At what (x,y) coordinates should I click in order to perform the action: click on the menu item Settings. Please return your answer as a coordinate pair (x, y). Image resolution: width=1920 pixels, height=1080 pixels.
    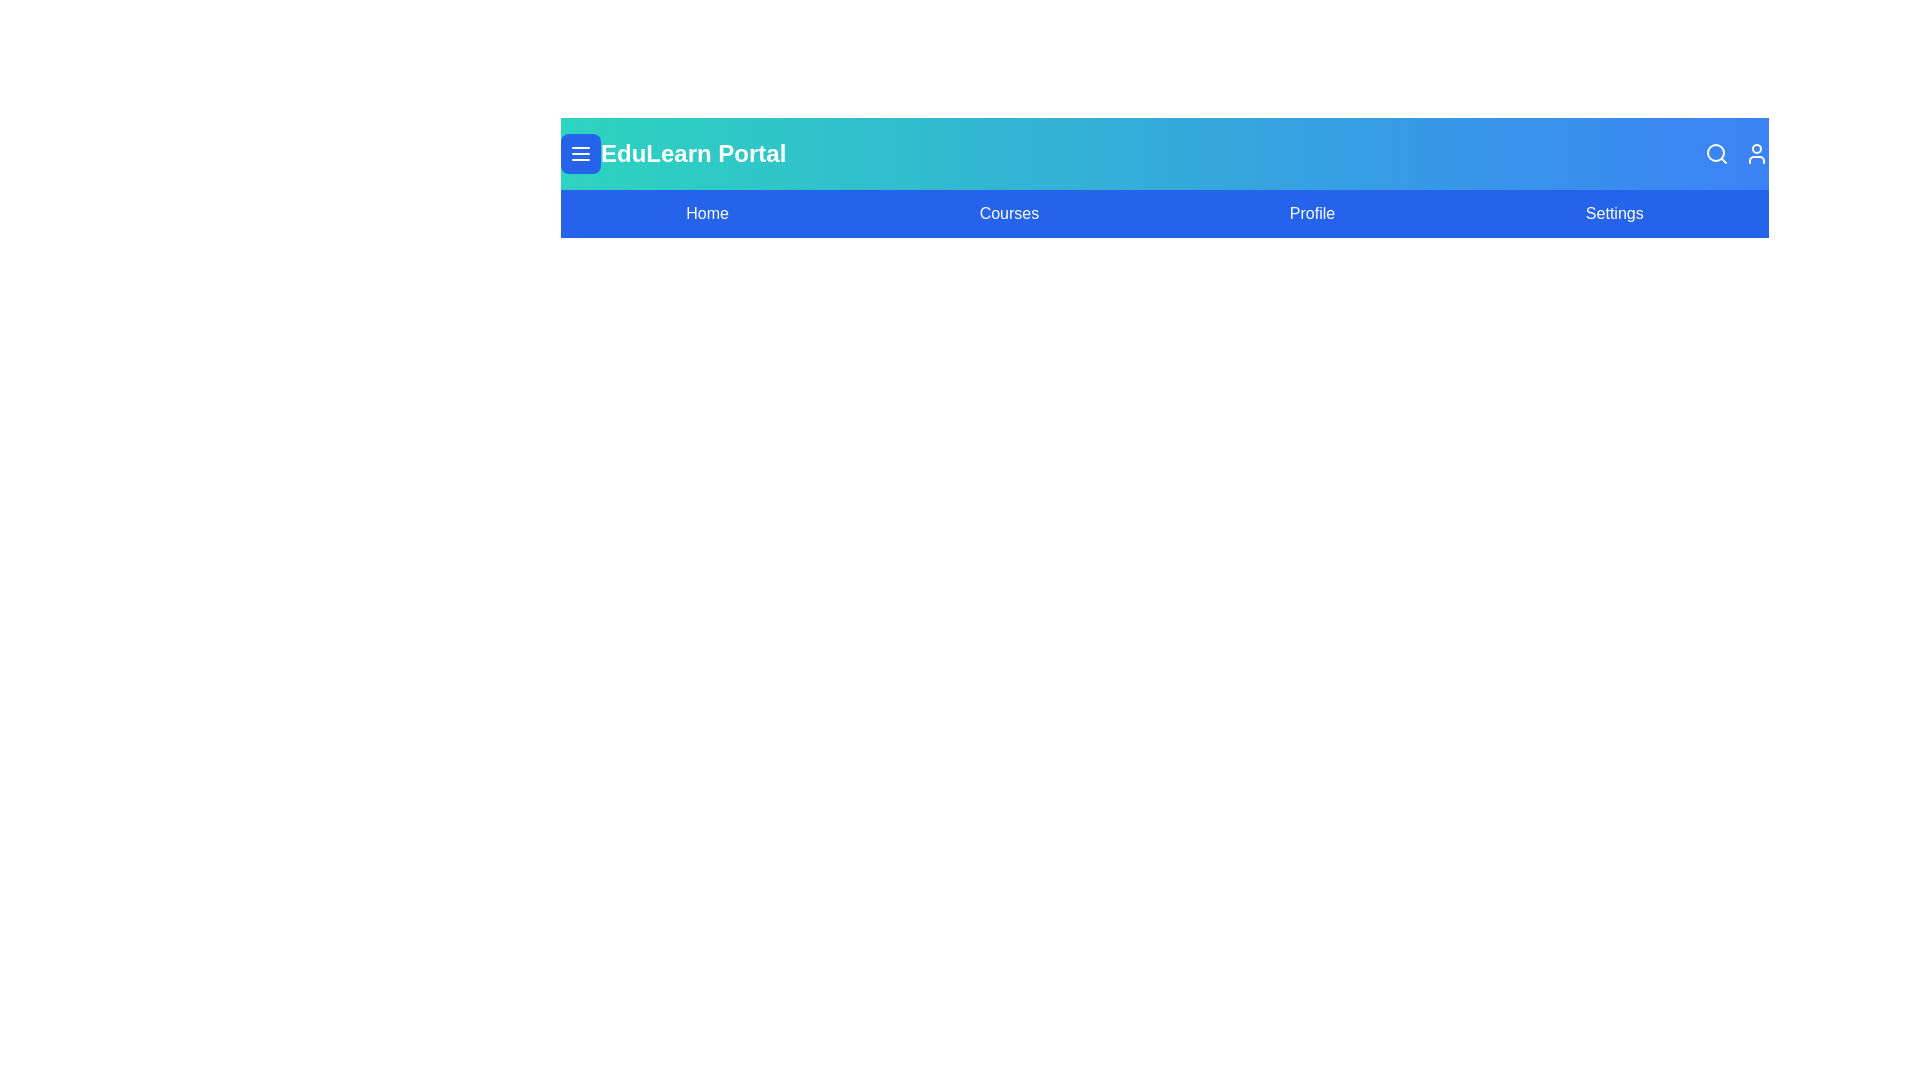
    Looking at the image, I should click on (1614, 213).